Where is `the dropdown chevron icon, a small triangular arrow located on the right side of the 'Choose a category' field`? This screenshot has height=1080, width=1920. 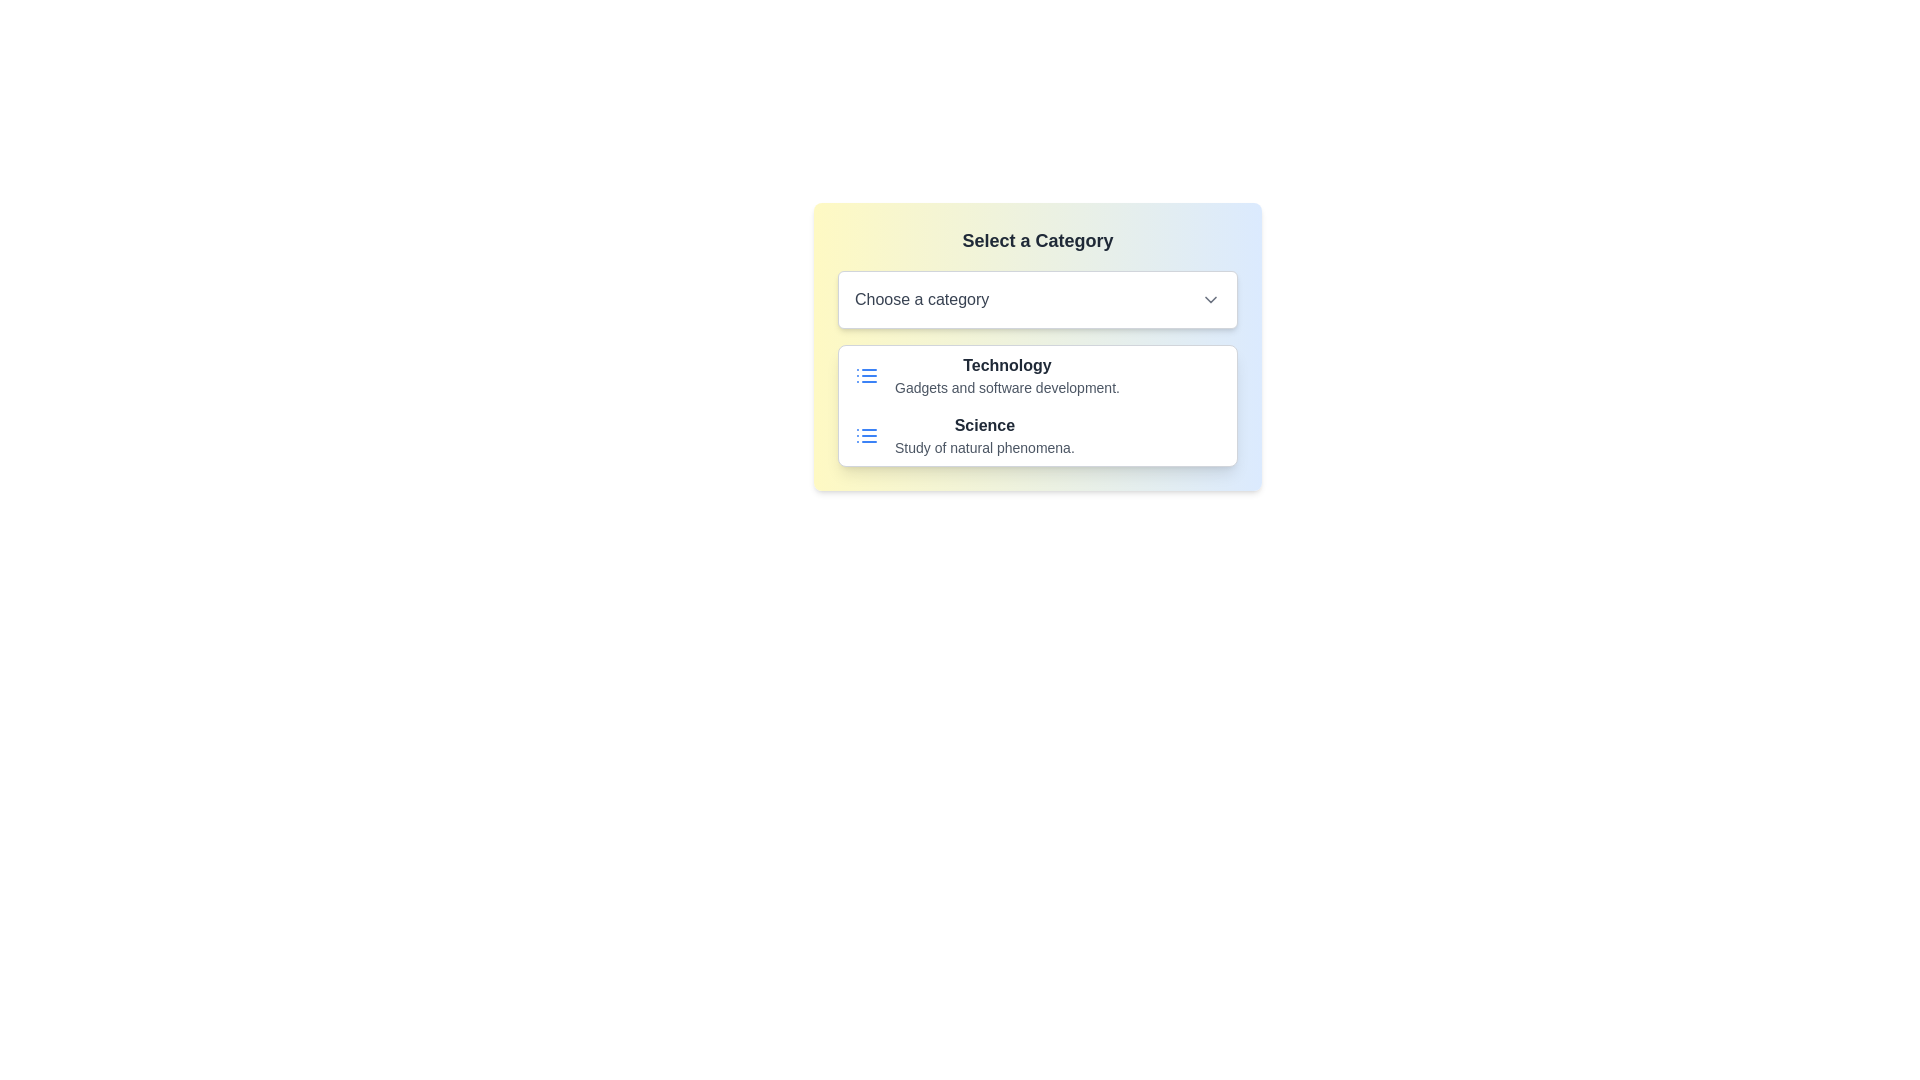
the dropdown chevron icon, a small triangular arrow located on the right side of the 'Choose a category' field is located at coordinates (1209, 300).